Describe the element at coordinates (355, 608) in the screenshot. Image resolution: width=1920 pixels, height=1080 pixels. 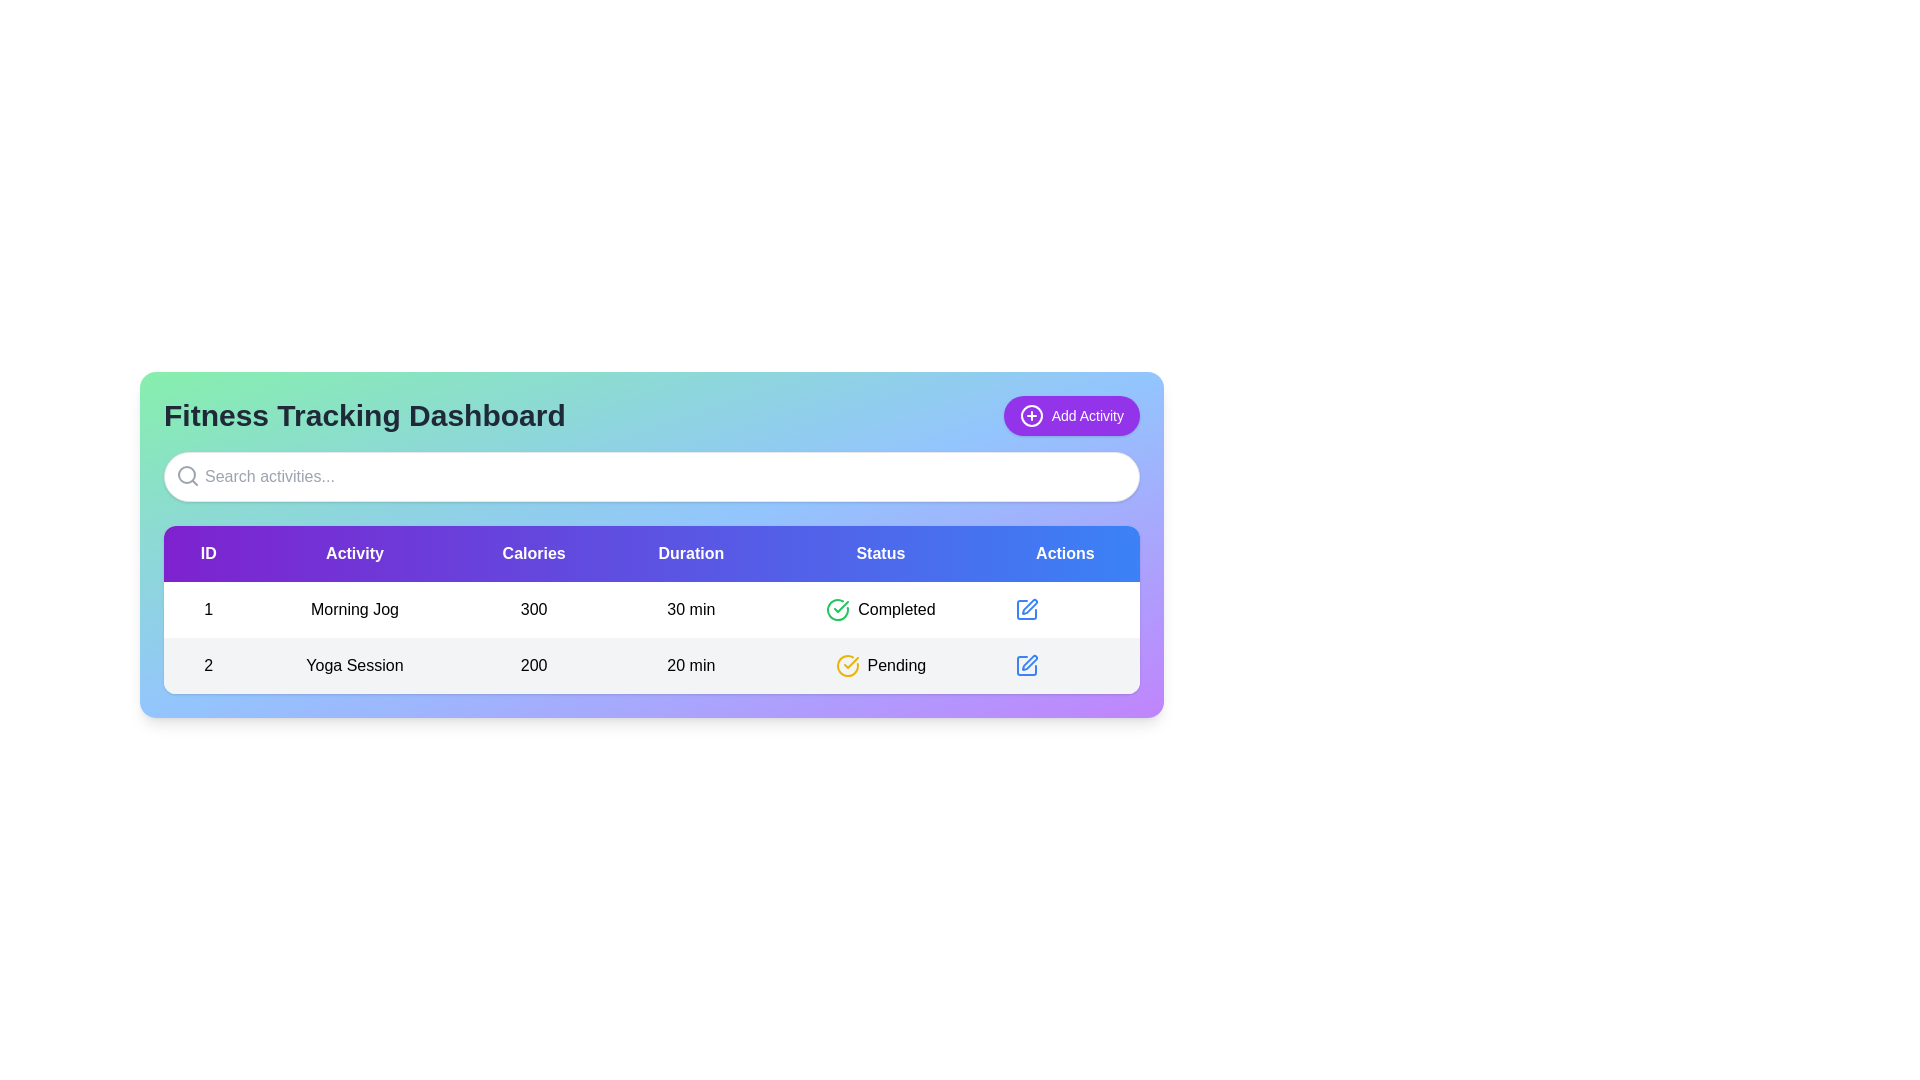
I see `the text label displaying 'Morning Jog' in the 'Activity' column of the first row in the table on the Fitness Tracking Dashboard` at that location.